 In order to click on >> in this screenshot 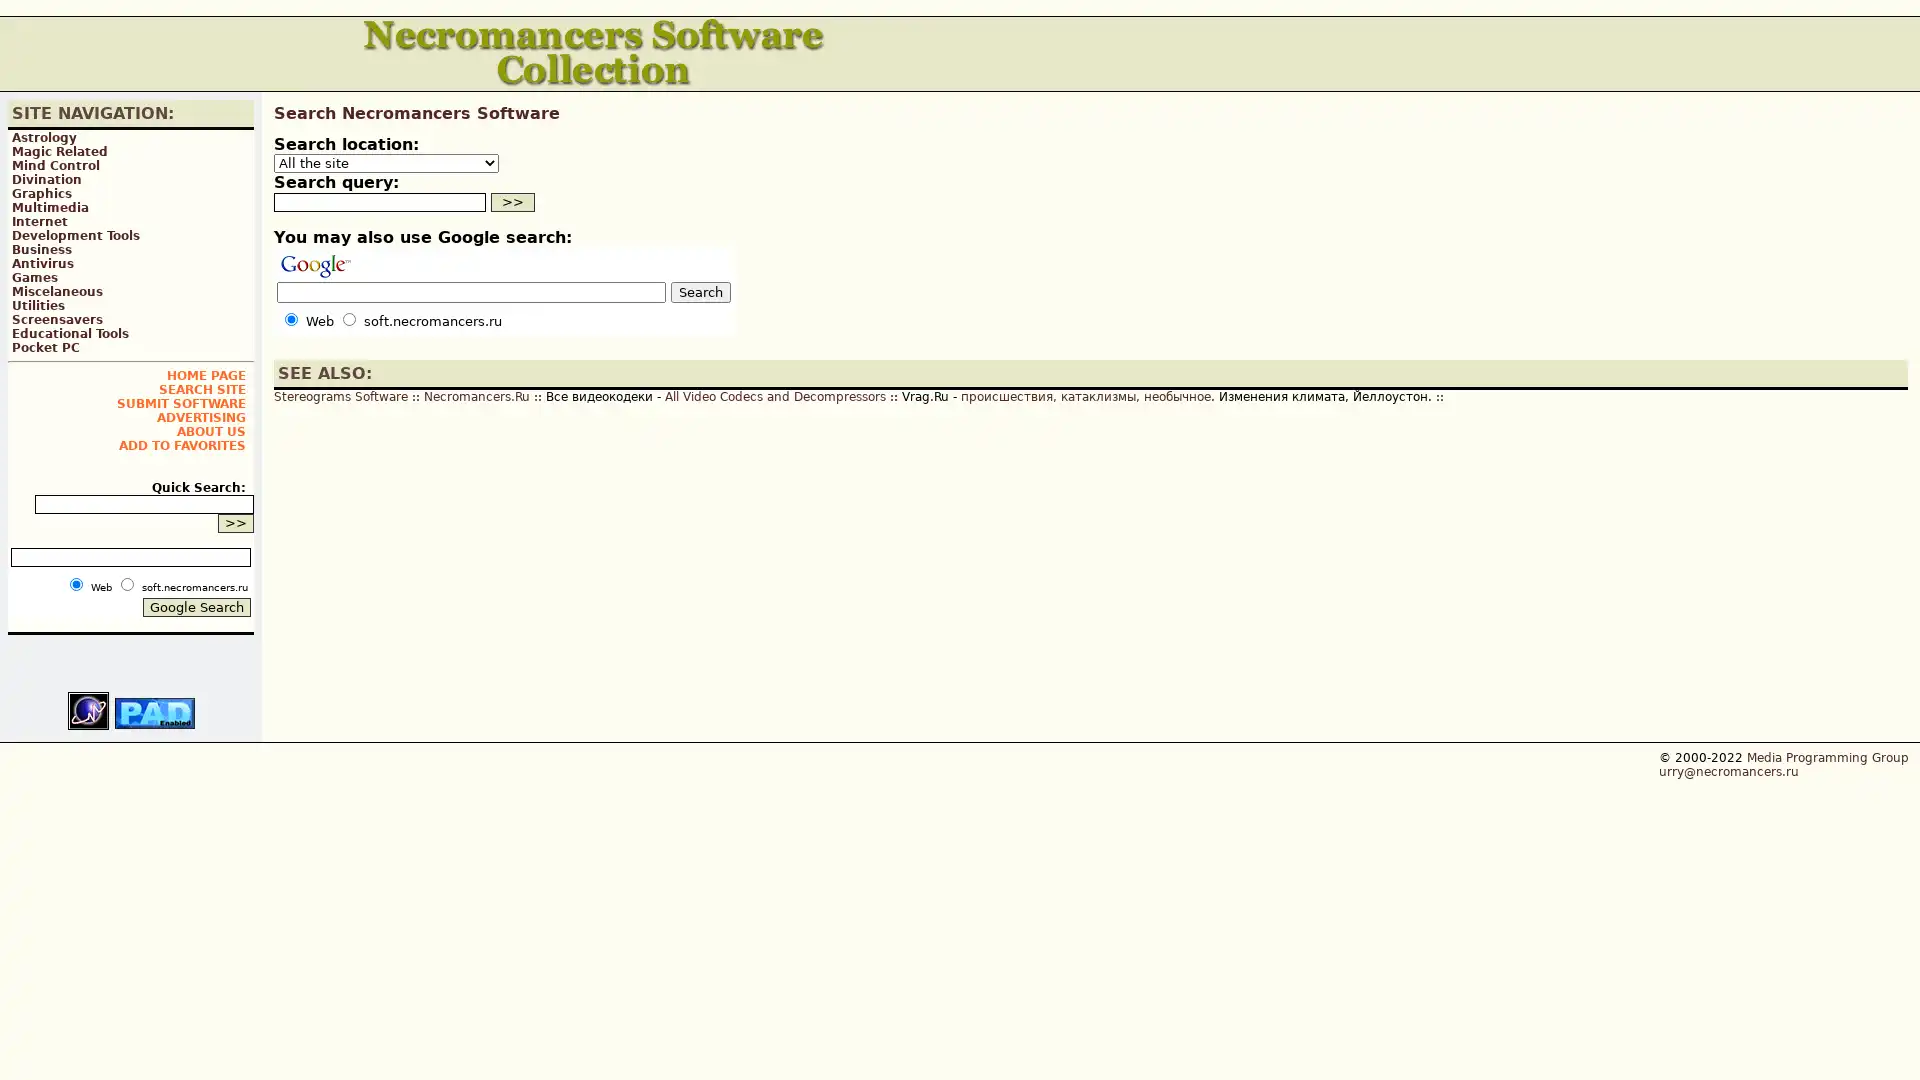, I will do `click(513, 202)`.